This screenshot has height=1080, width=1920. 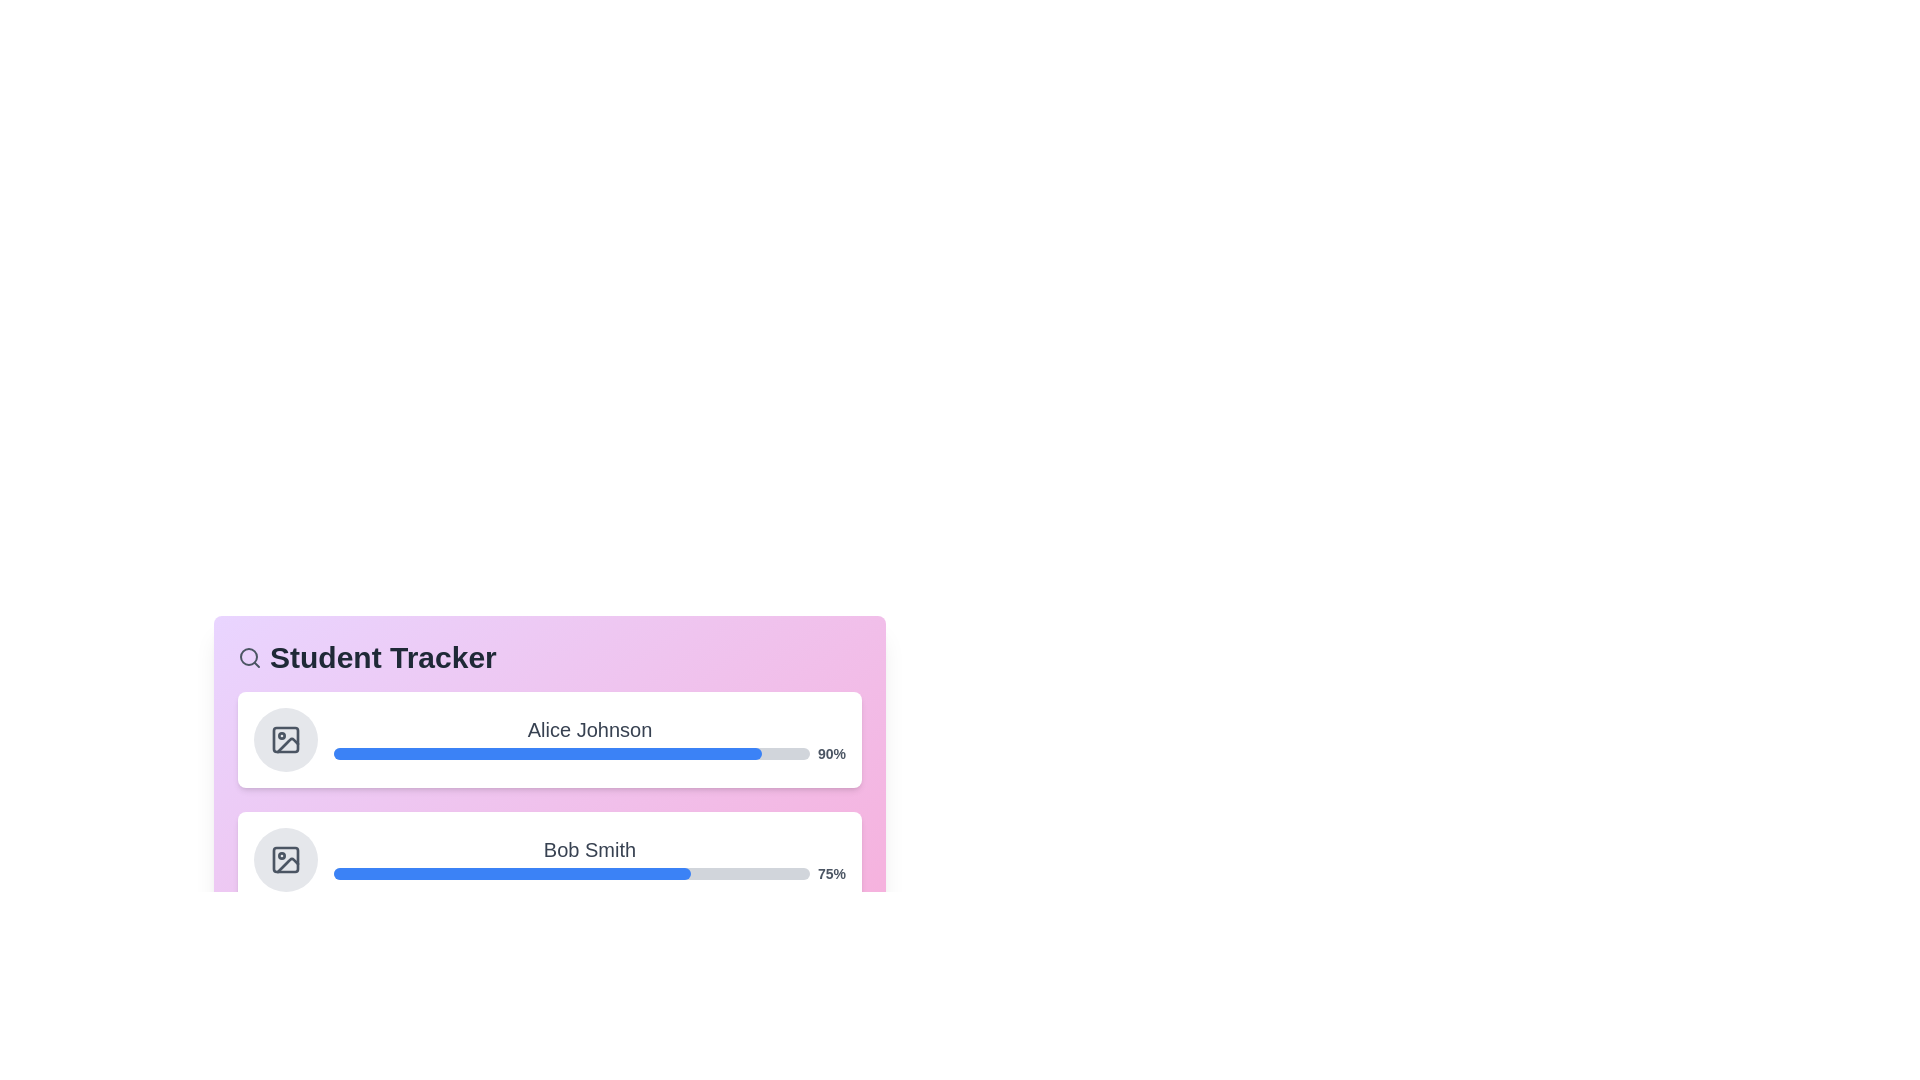 I want to click on the placeholder image for Bob Smith to upload a profile picture, so click(x=285, y=859).